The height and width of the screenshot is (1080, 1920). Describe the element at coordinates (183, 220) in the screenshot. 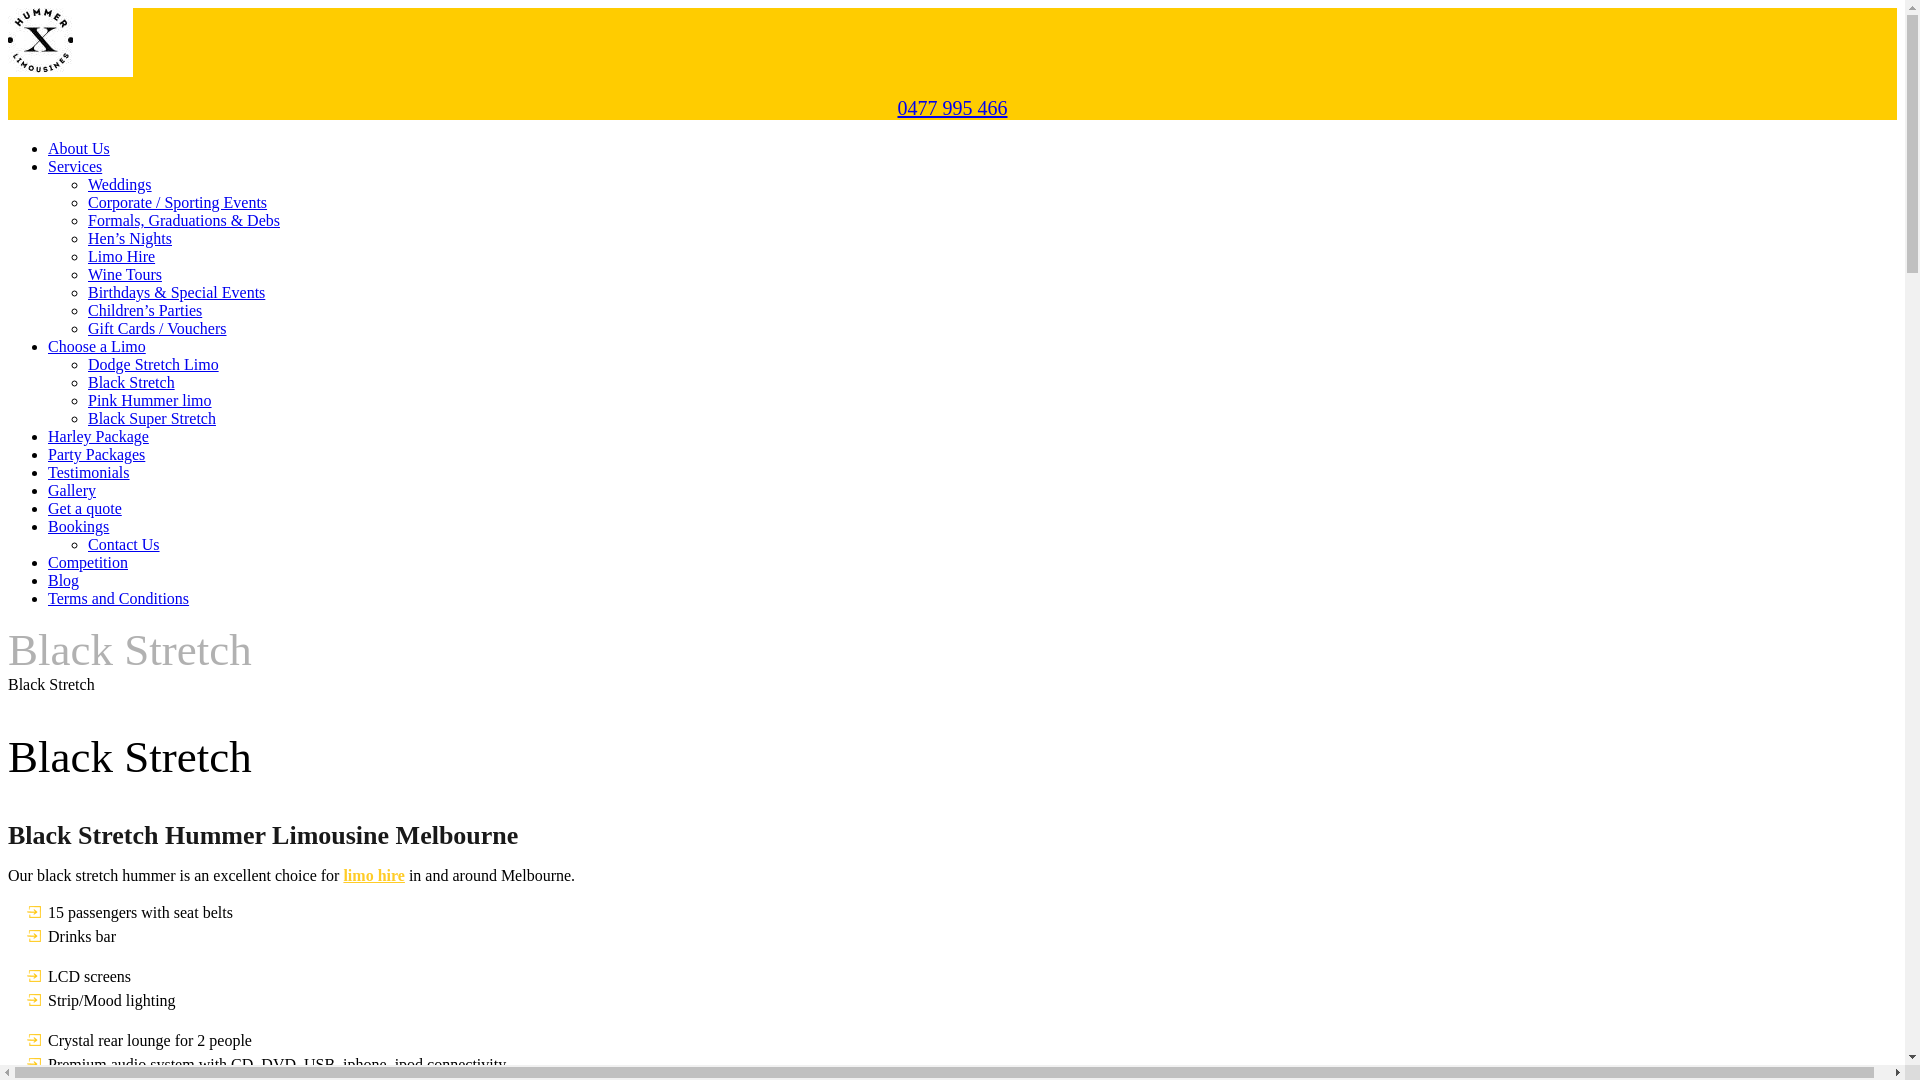

I see `'Formals, Graduations & Debs'` at that location.